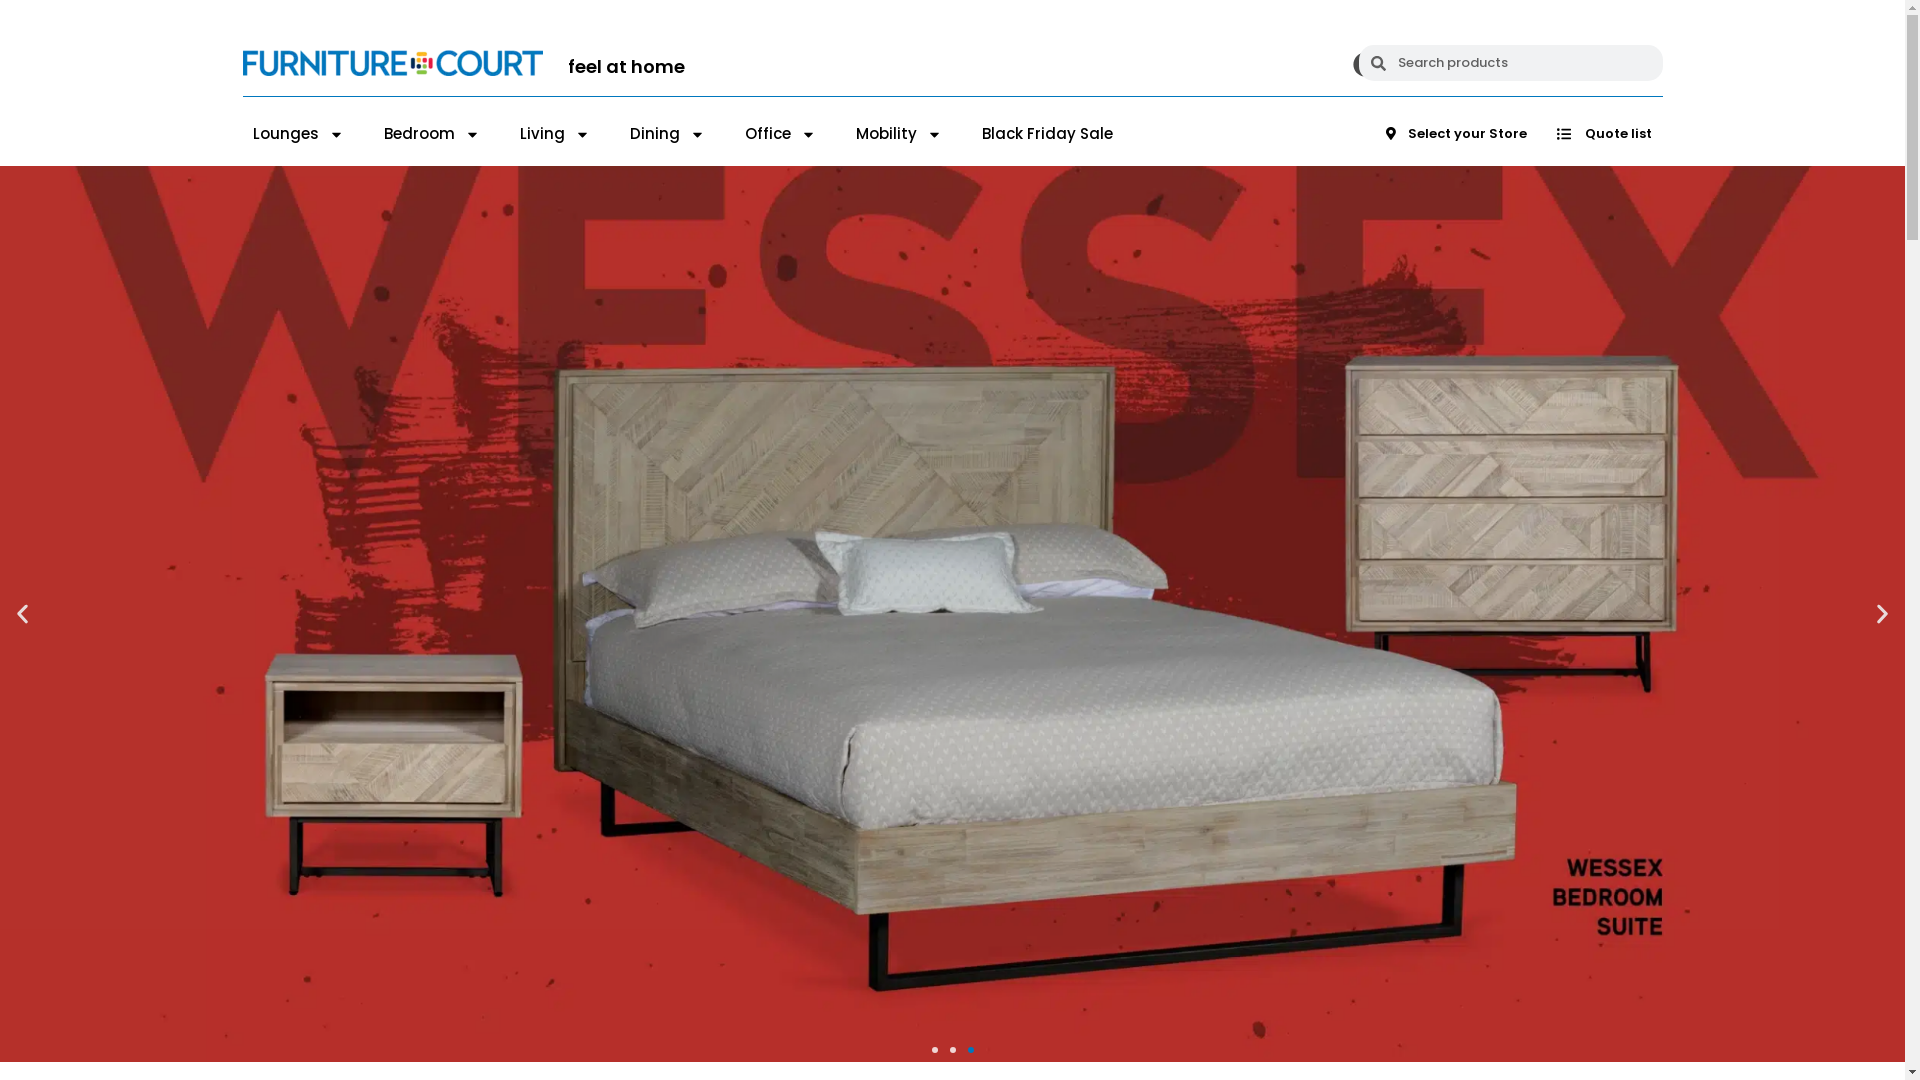  Describe the element at coordinates (1456, 134) in the screenshot. I see `'Select your Store'` at that location.